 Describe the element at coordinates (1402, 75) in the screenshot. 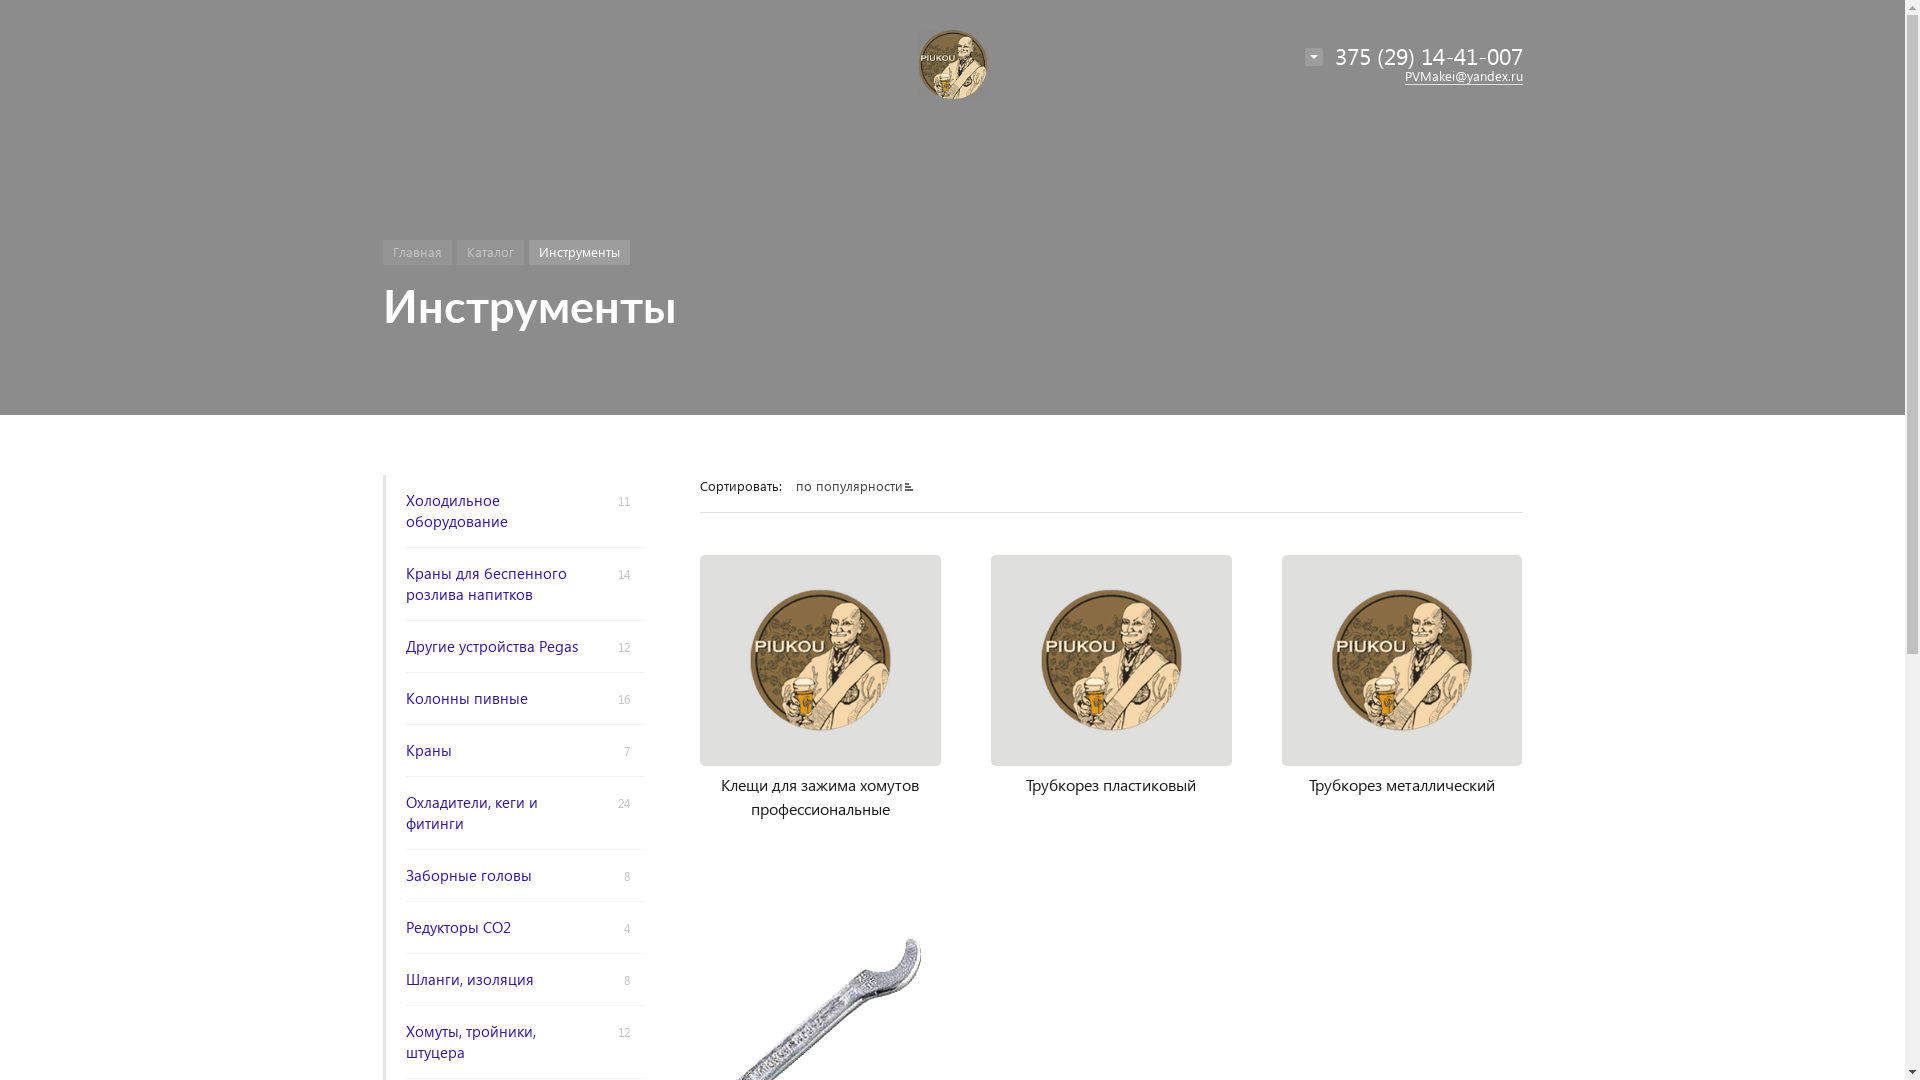

I see `'PVMakei@yandex.ru'` at that location.